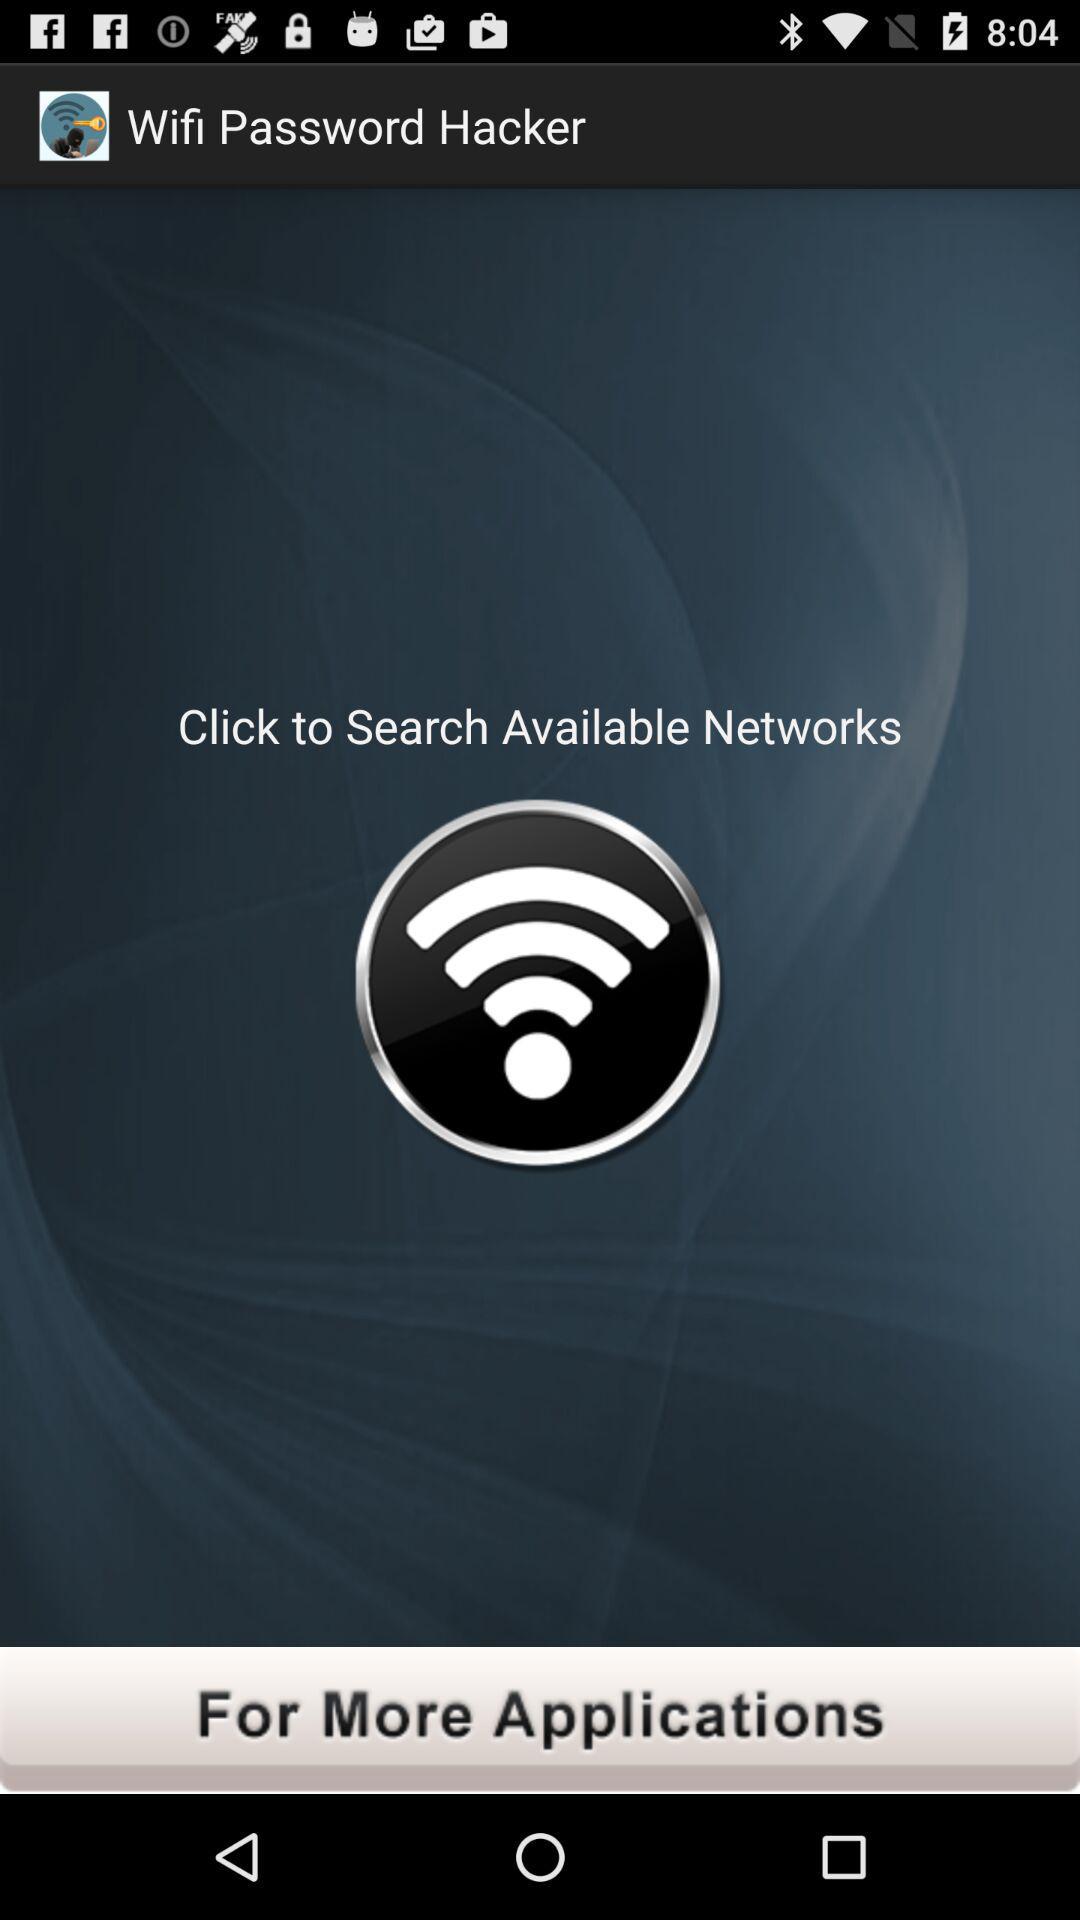 This screenshot has width=1080, height=1920. What do you see at coordinates (538, 991) in the screenshot?
I see `icon below click to search item` at bounding box center [538, 991].